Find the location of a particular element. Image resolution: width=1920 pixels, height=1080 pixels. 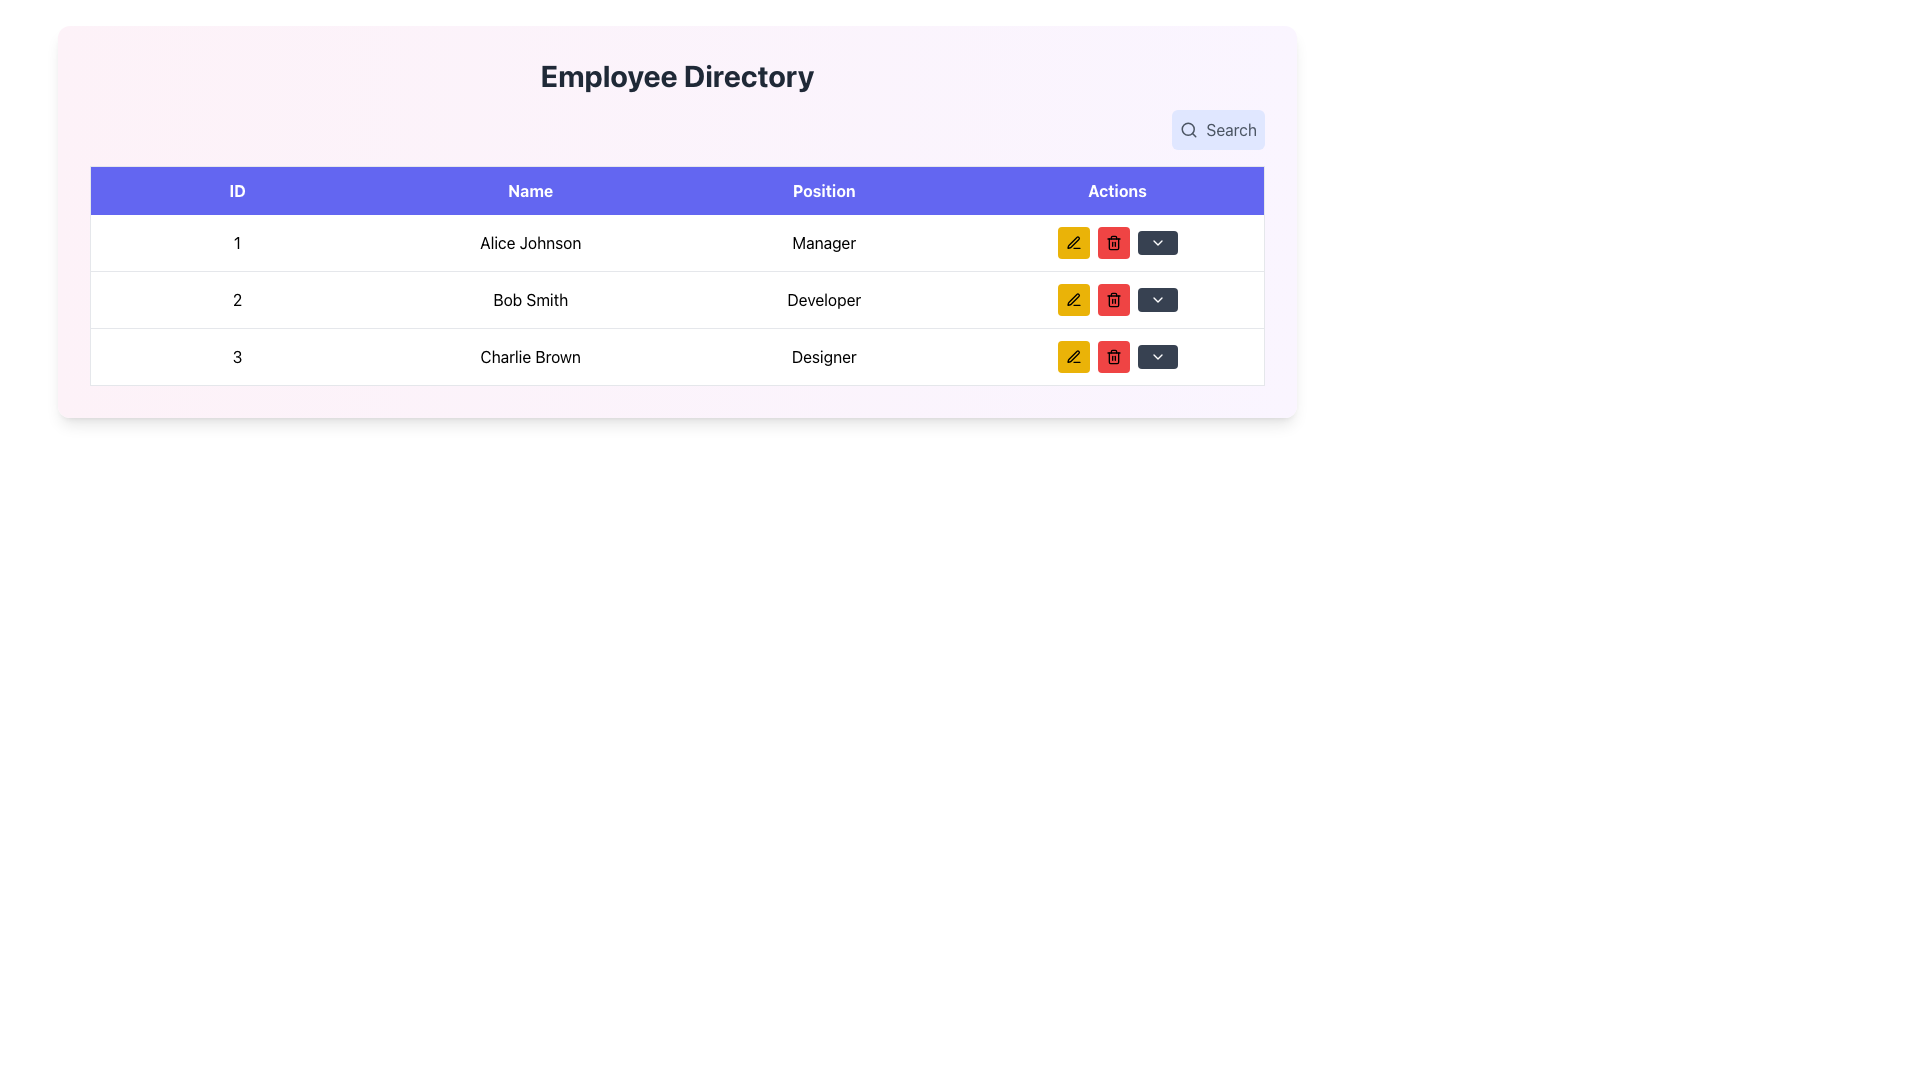

the dropdown trigger button for the 'Developer' entry in the employee directory table is located at coordinates (1157, 300).